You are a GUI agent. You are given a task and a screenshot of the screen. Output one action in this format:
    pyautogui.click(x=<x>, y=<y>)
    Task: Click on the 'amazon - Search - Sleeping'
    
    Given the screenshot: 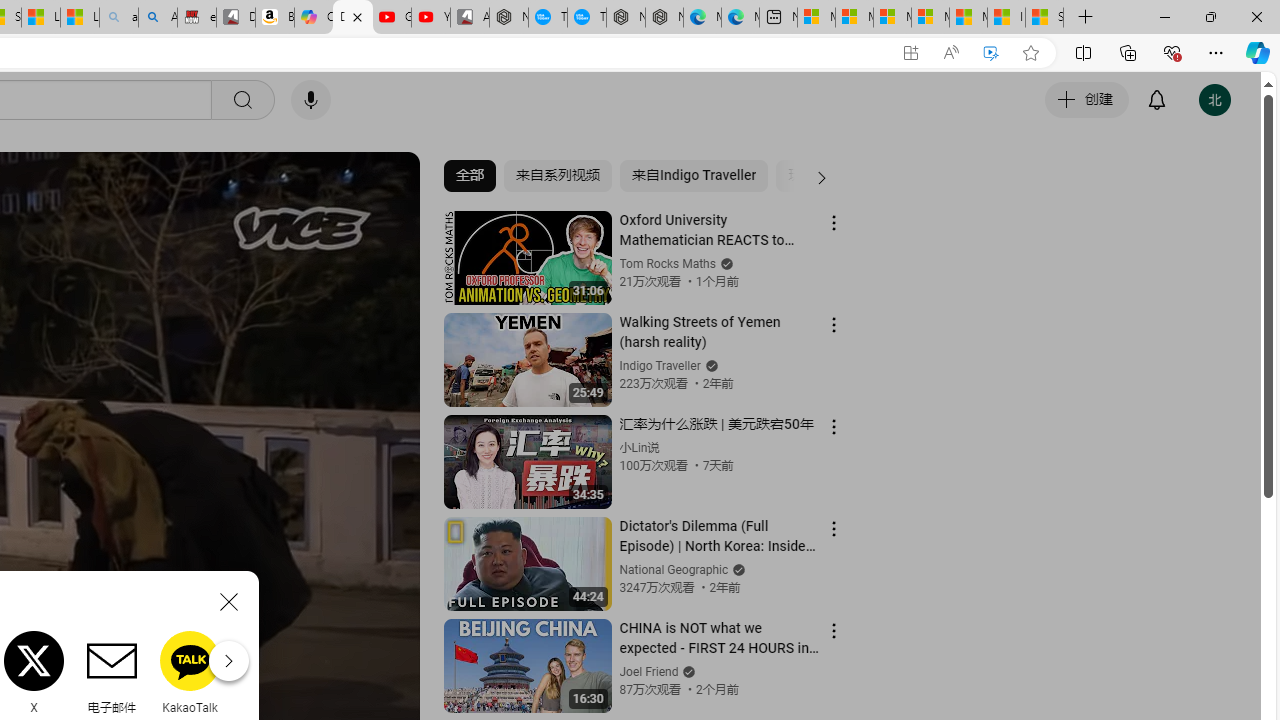 What is the action you would take?
    pyautogui.click(x=118, y=17)
    